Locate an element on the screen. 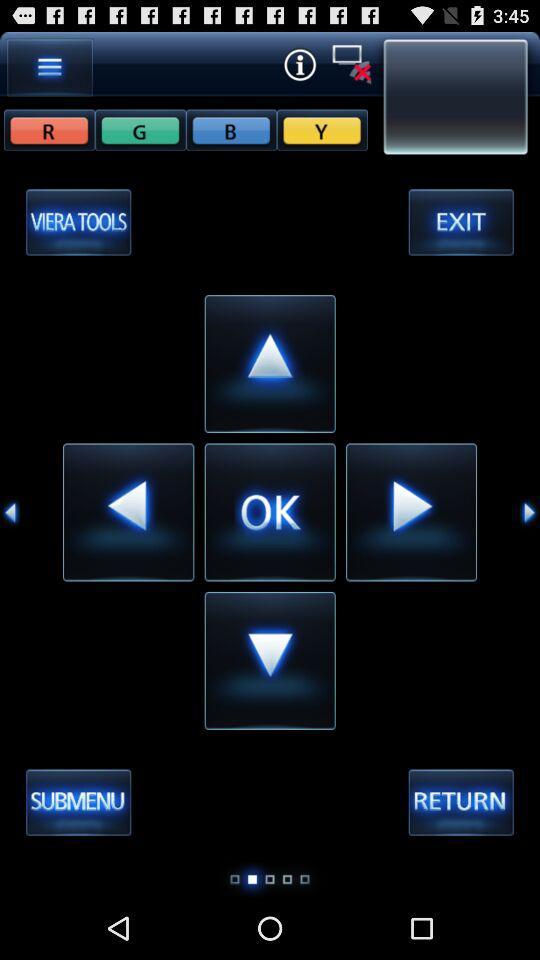  the info icon is located at coordinates (298, 68).